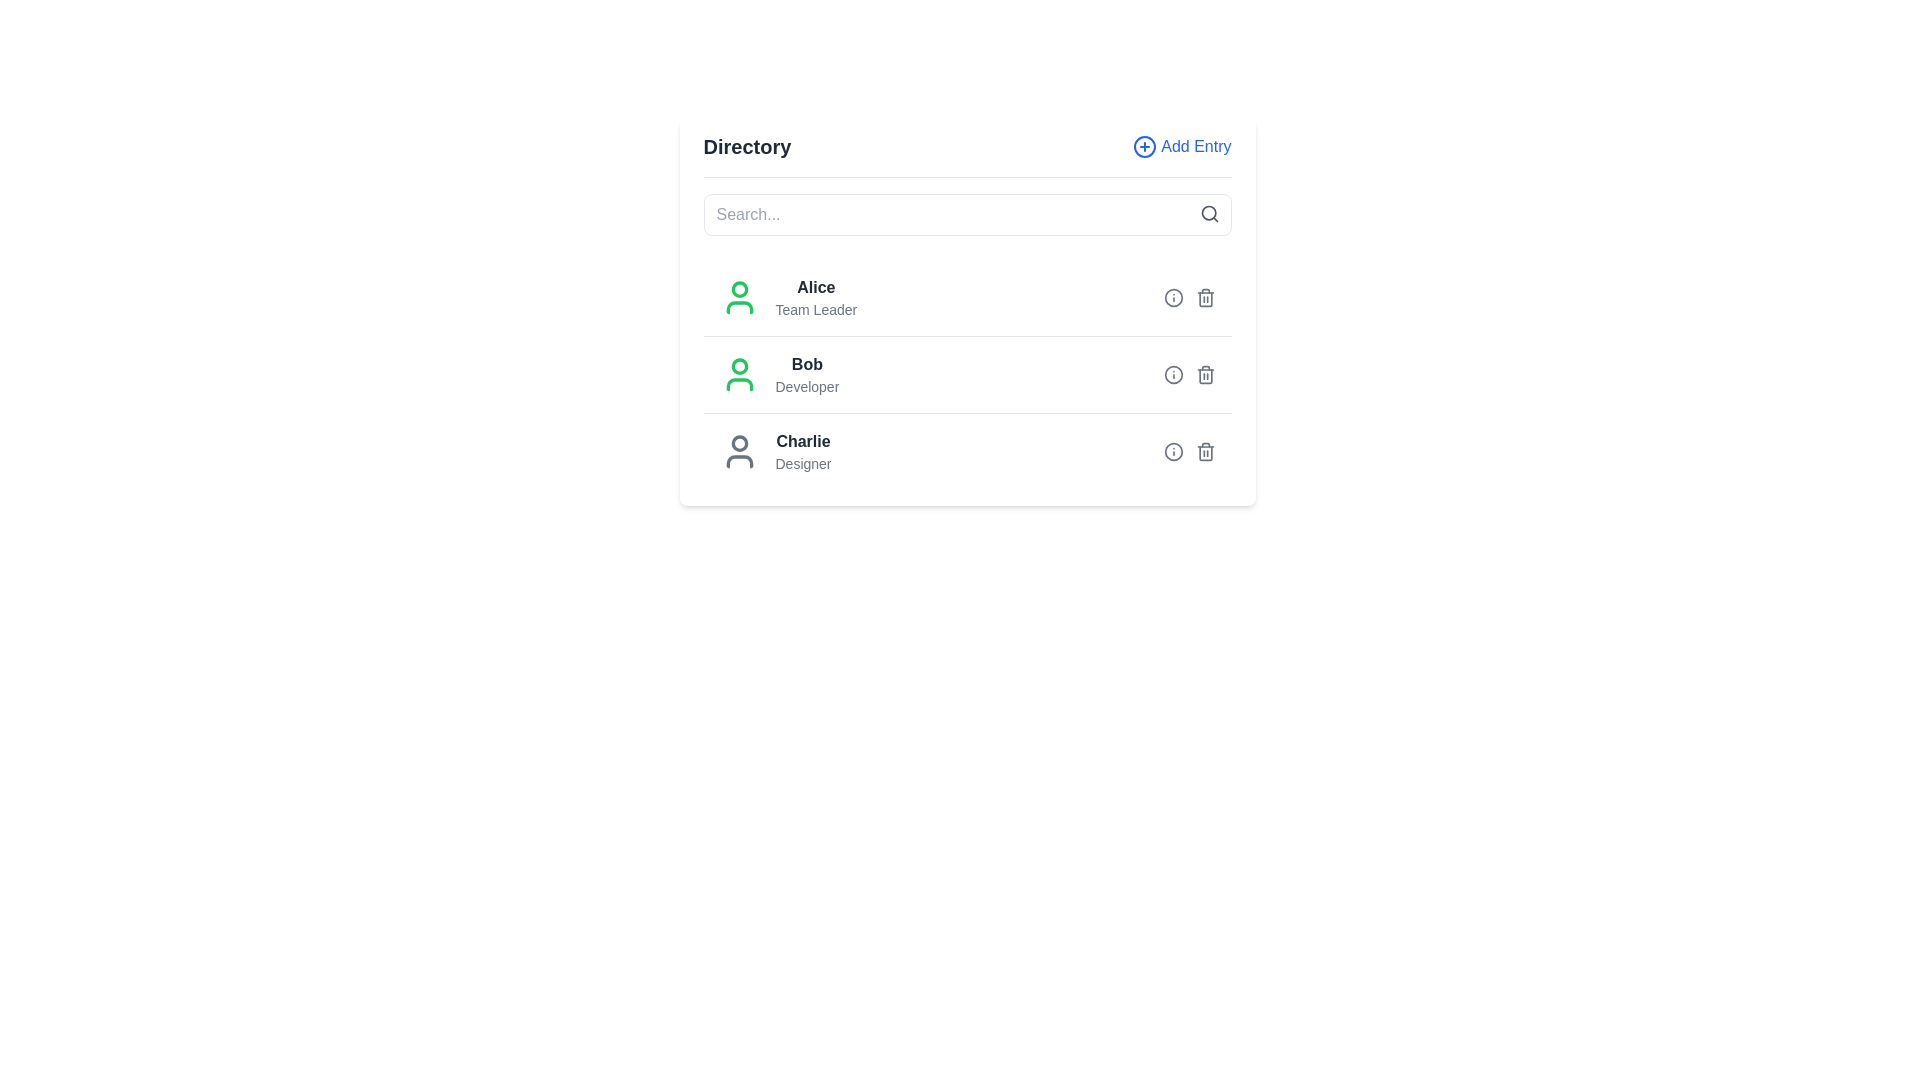  I want to click on the text element displaying 'Charlie' in bold dark gray, located in the bottom-most entry of the vertical list within the 'Directory' card, positioned above the text 'Designer.', so click(803, 441).